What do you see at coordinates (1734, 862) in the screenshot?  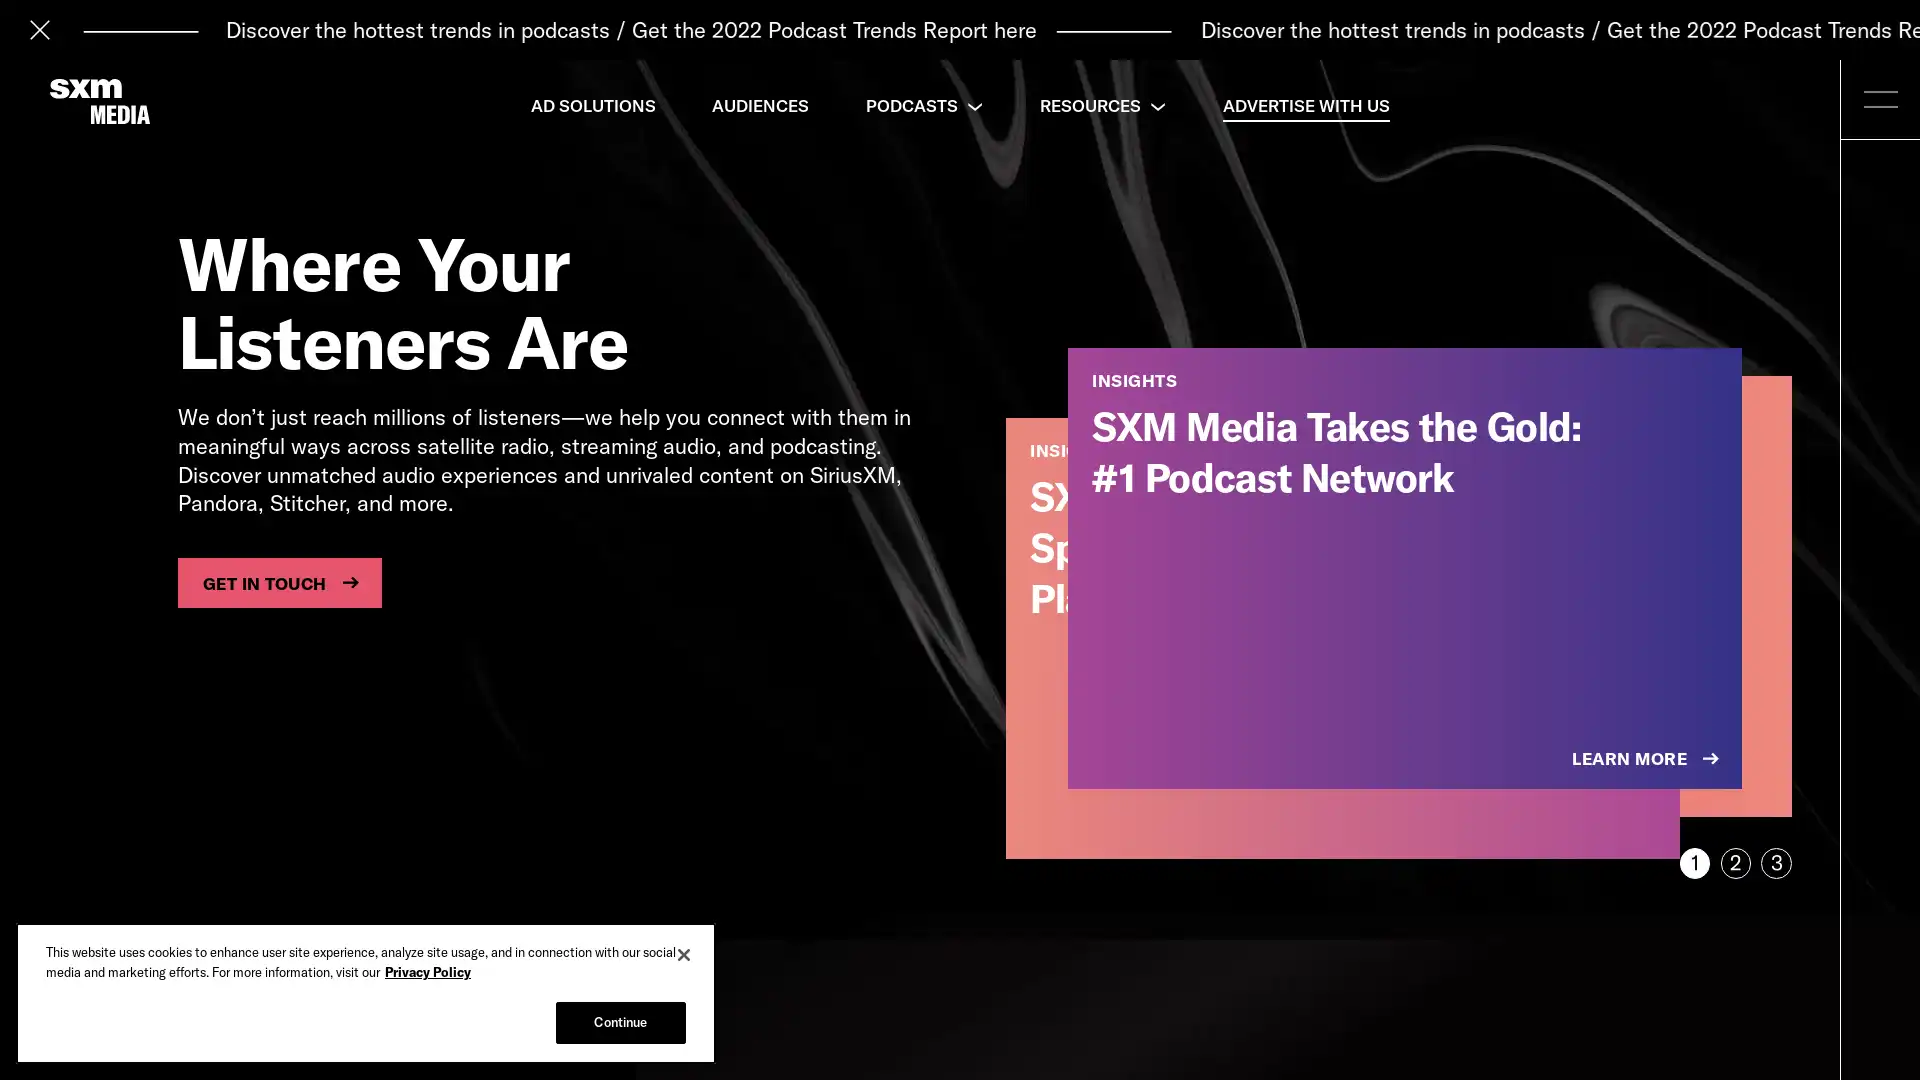 I see `2` at bounding box center [1734, 862].